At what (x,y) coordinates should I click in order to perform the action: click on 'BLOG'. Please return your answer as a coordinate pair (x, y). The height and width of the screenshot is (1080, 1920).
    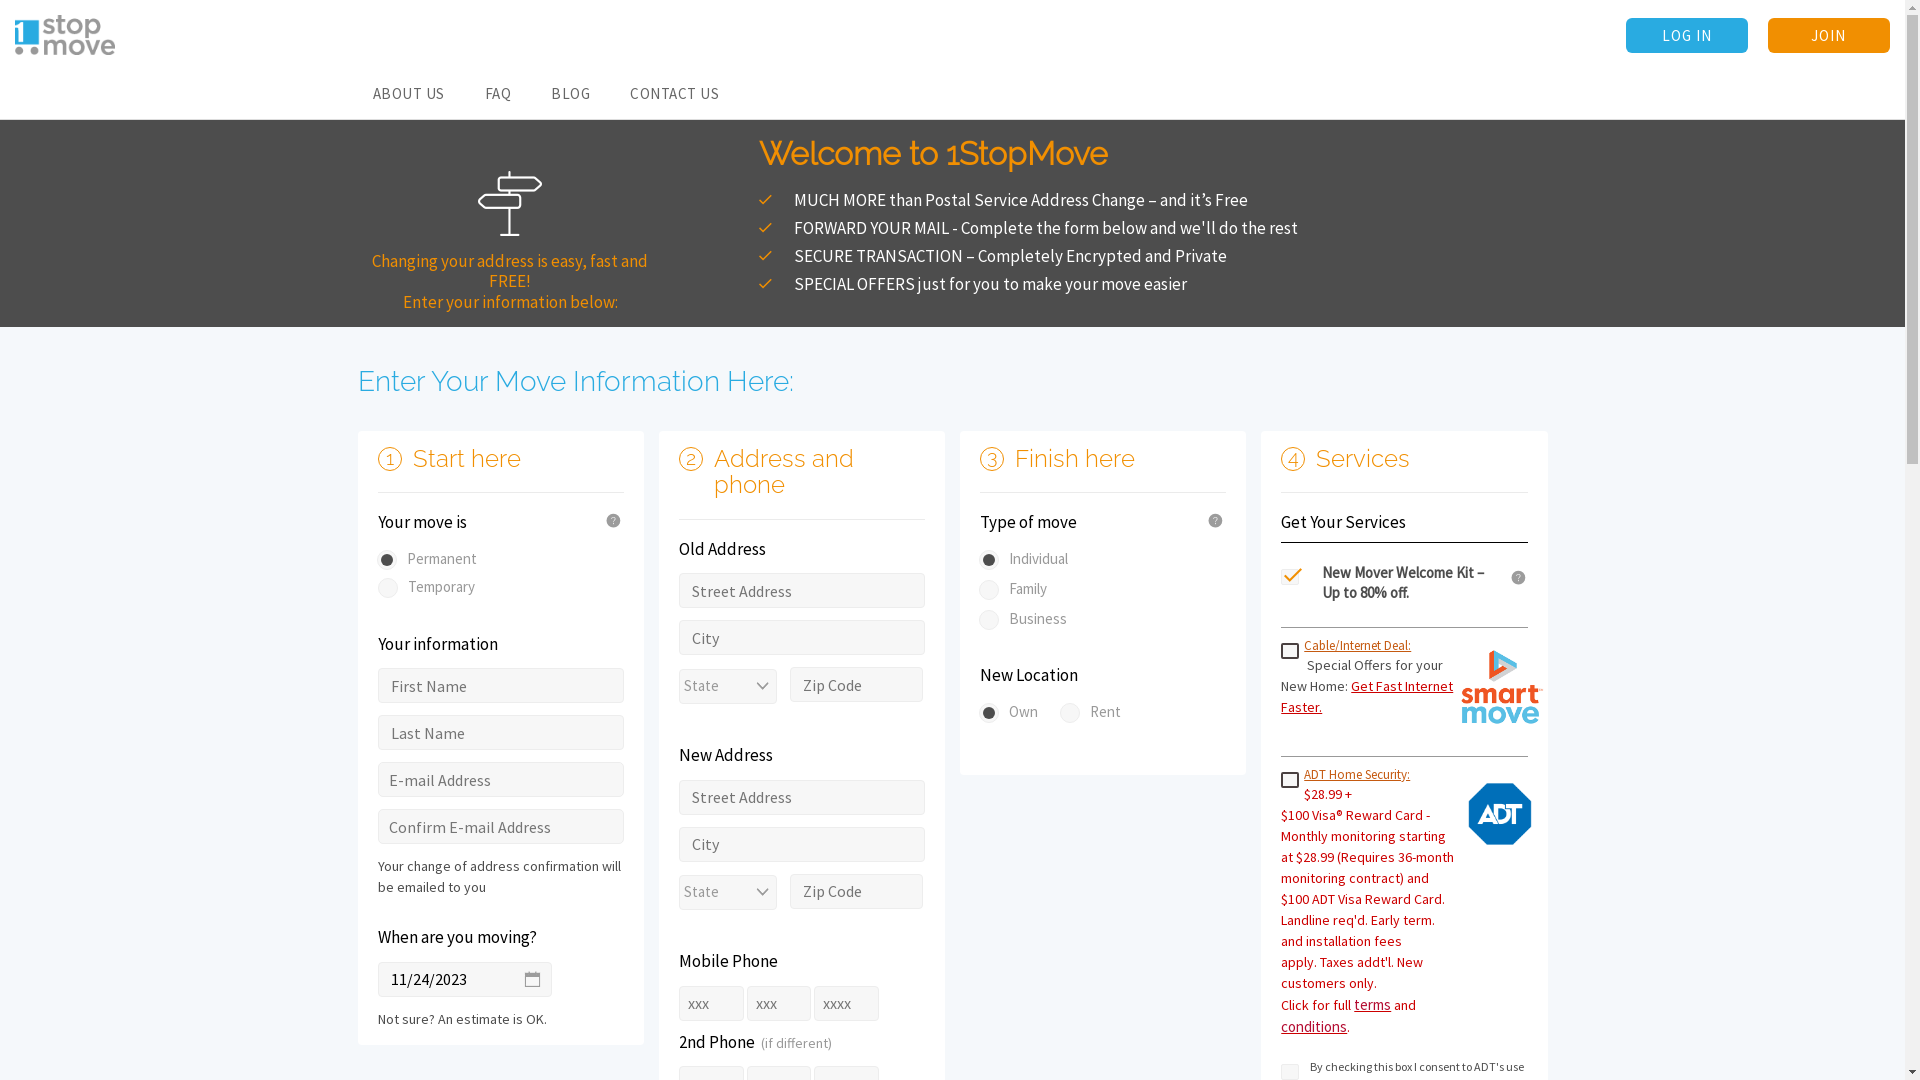
    Looking at the image, I should click on (569, 94).